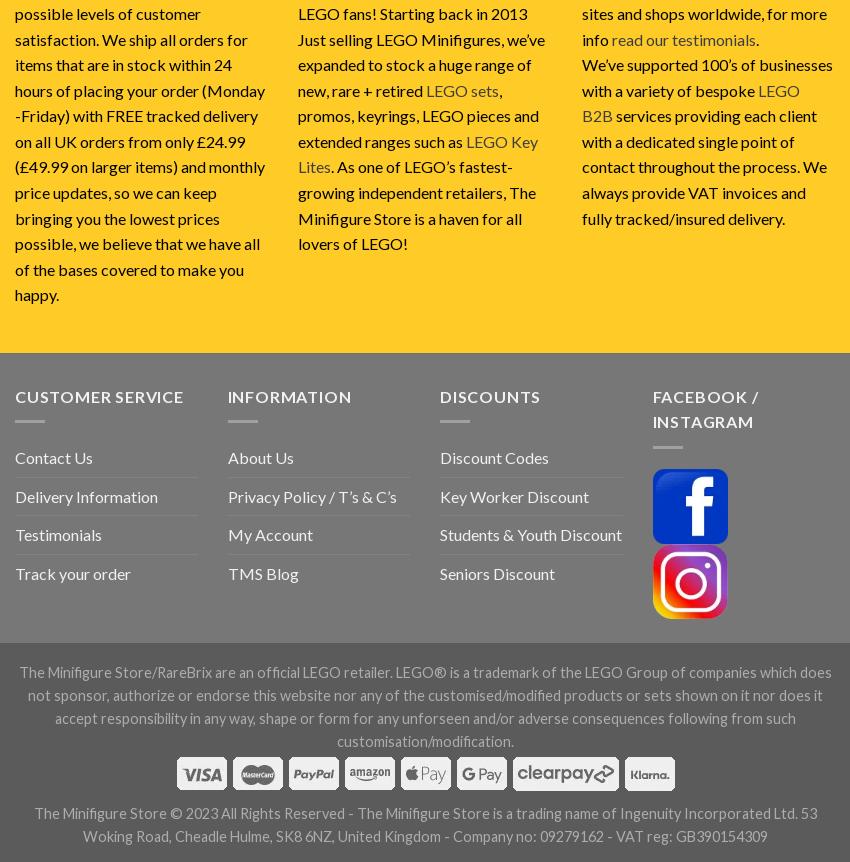 This screenshot has height=862, width=850. What do you see at coordinates (58, 533) in the screenshot?
I see `'Testimonials'` at bounding box center [58, 533].